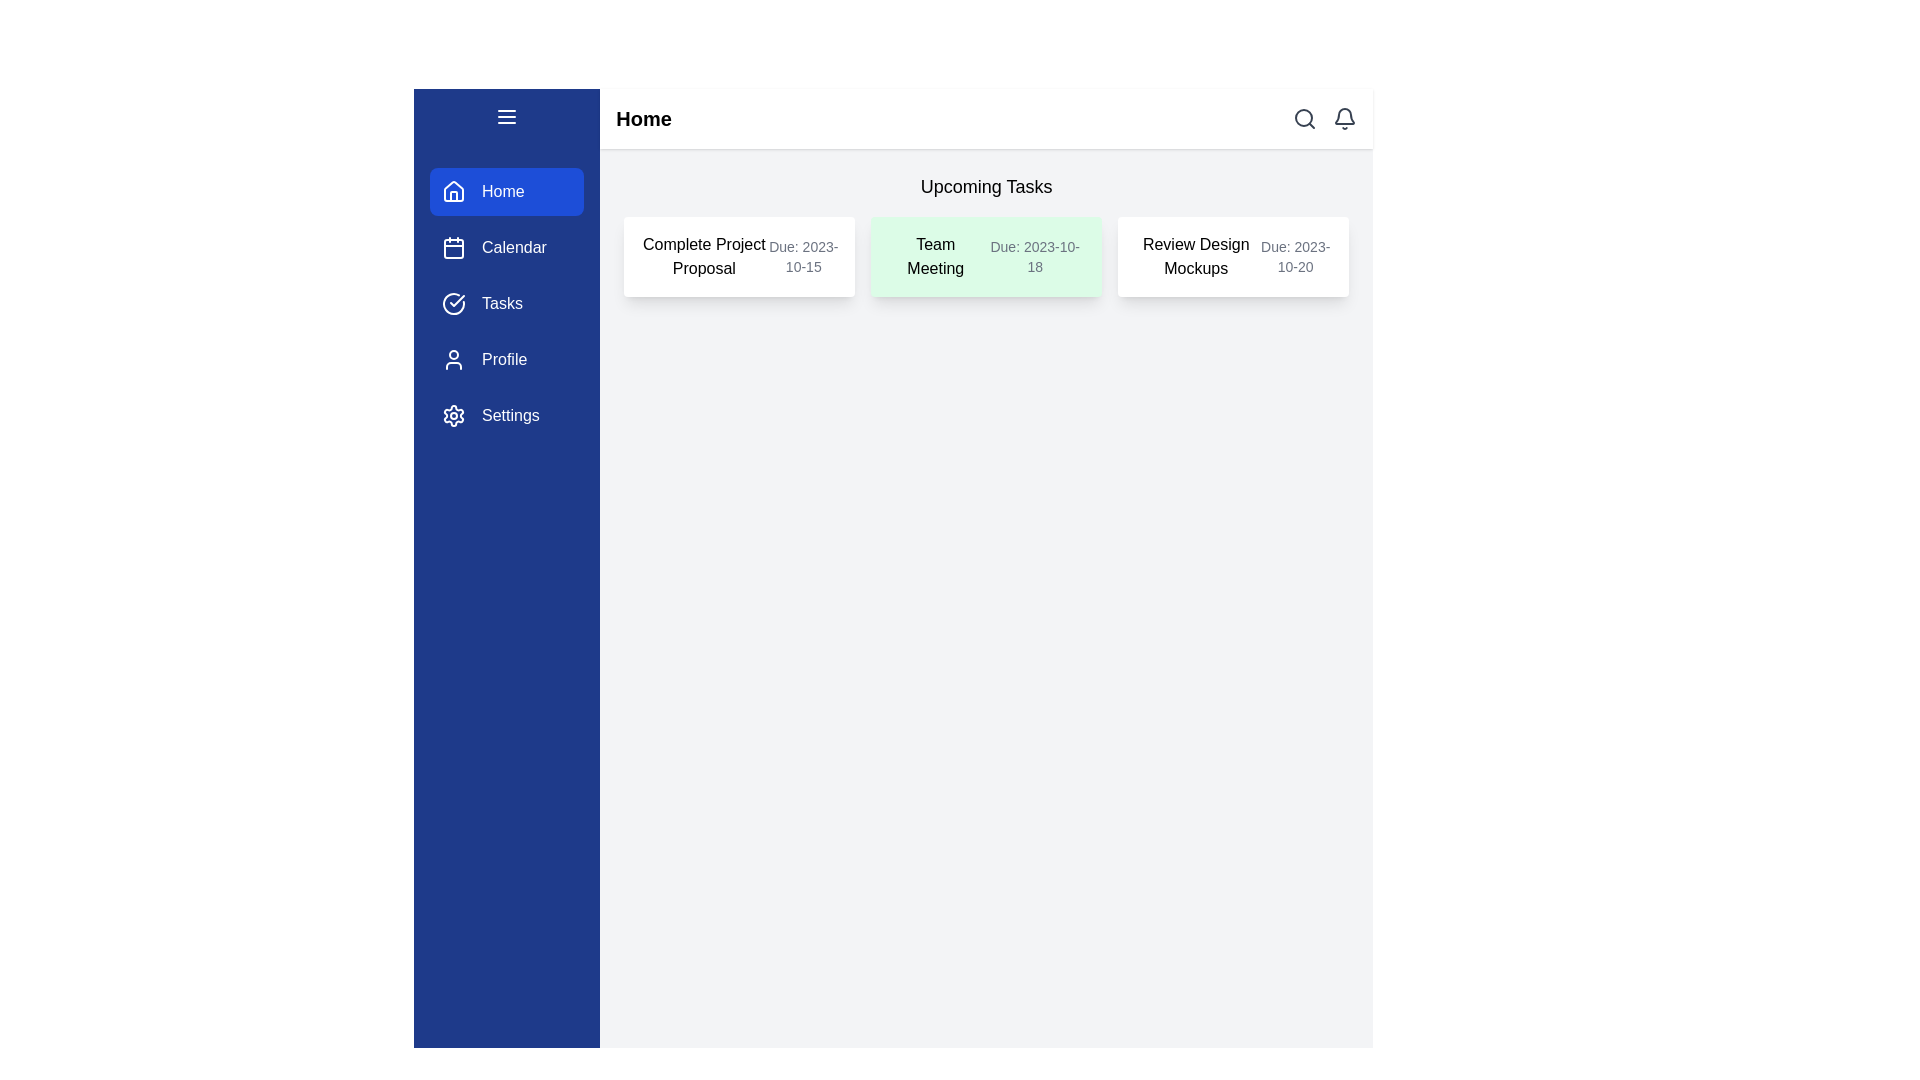 This screenshot has width=1920, height=1080. What do you see at coordinates (1196, 256) in the screenshot?
I see `the text label displaying 'Review Design Mockups' in the rightmost task card of the 'Upcoming Tasks' section` at bounding box center [1196, 256].